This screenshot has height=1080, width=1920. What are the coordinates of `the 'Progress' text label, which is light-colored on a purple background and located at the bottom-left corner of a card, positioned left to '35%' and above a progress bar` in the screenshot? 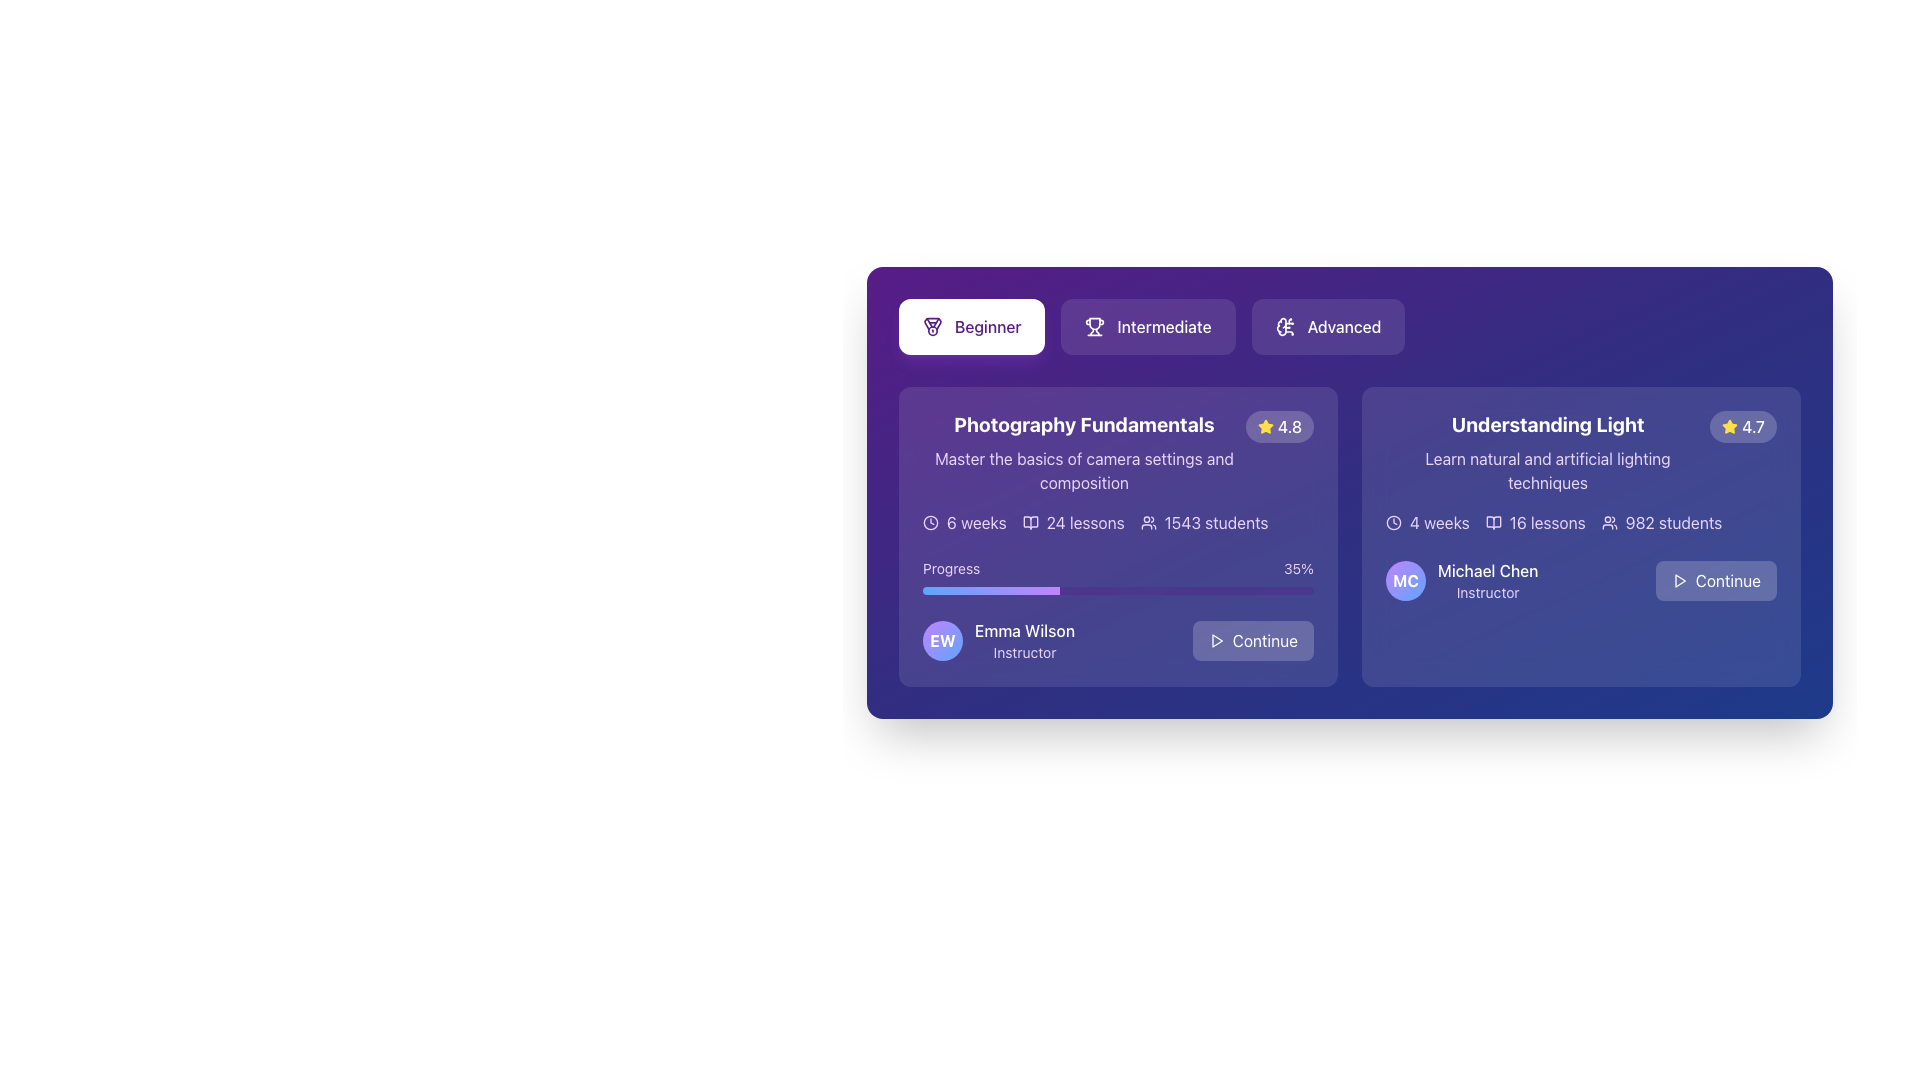 It's located at (950, 569).